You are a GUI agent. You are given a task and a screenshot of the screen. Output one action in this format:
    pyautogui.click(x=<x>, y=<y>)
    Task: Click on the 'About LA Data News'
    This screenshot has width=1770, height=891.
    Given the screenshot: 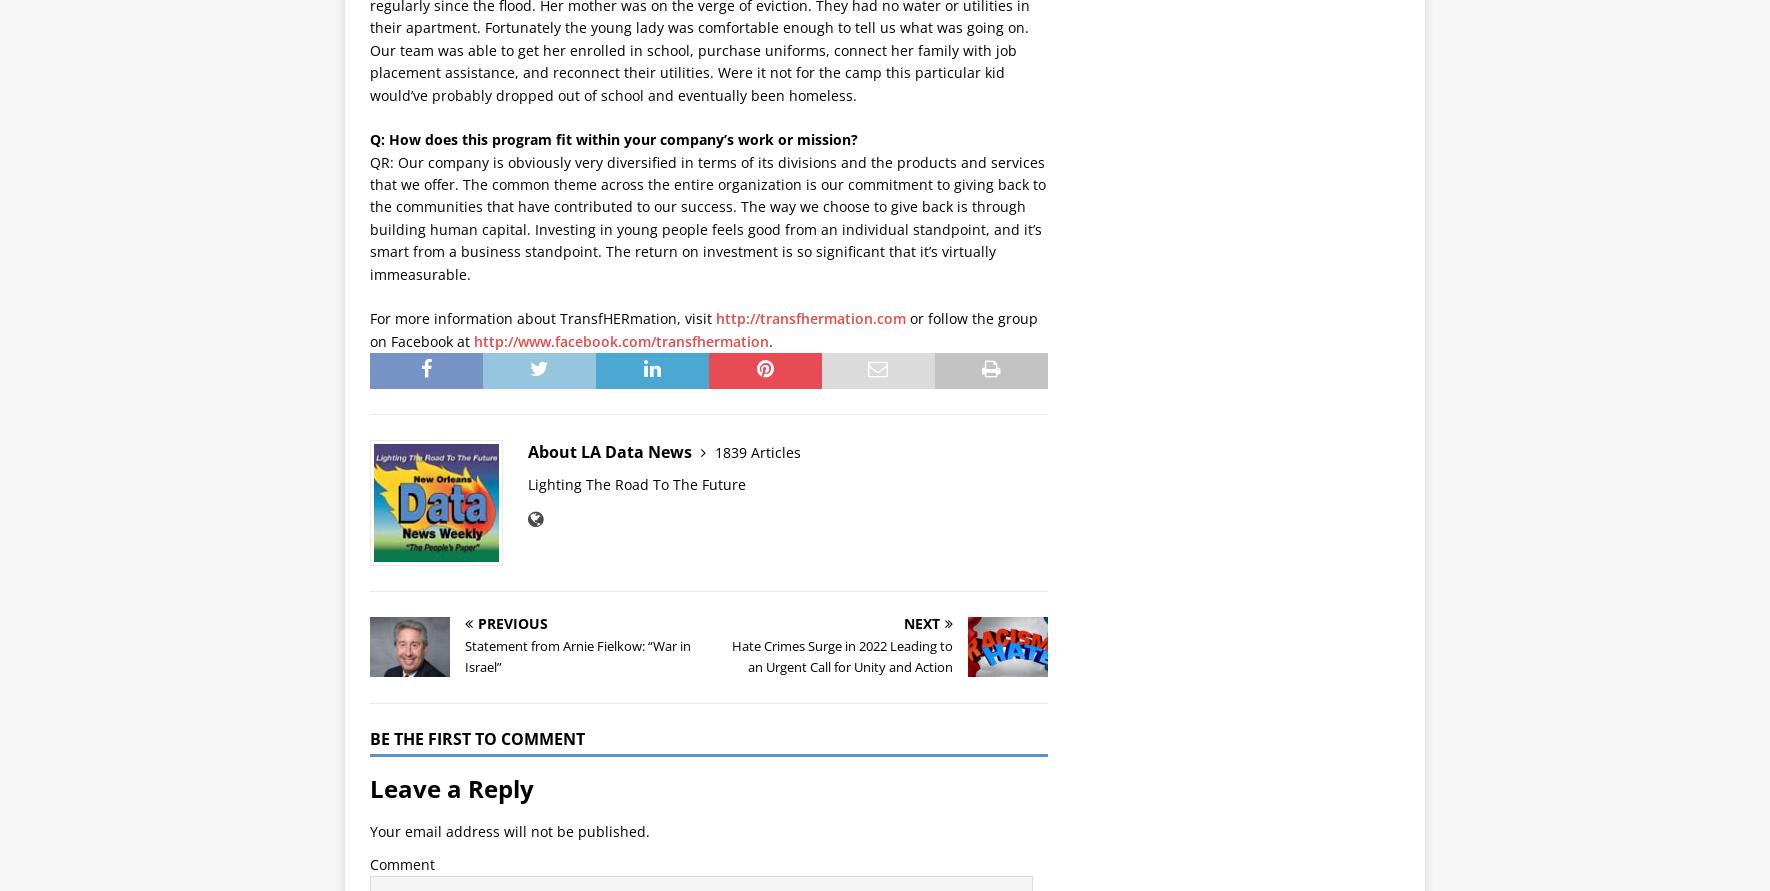 What is the action you would take?
    pyautogui.click(x=611, y=450)
    